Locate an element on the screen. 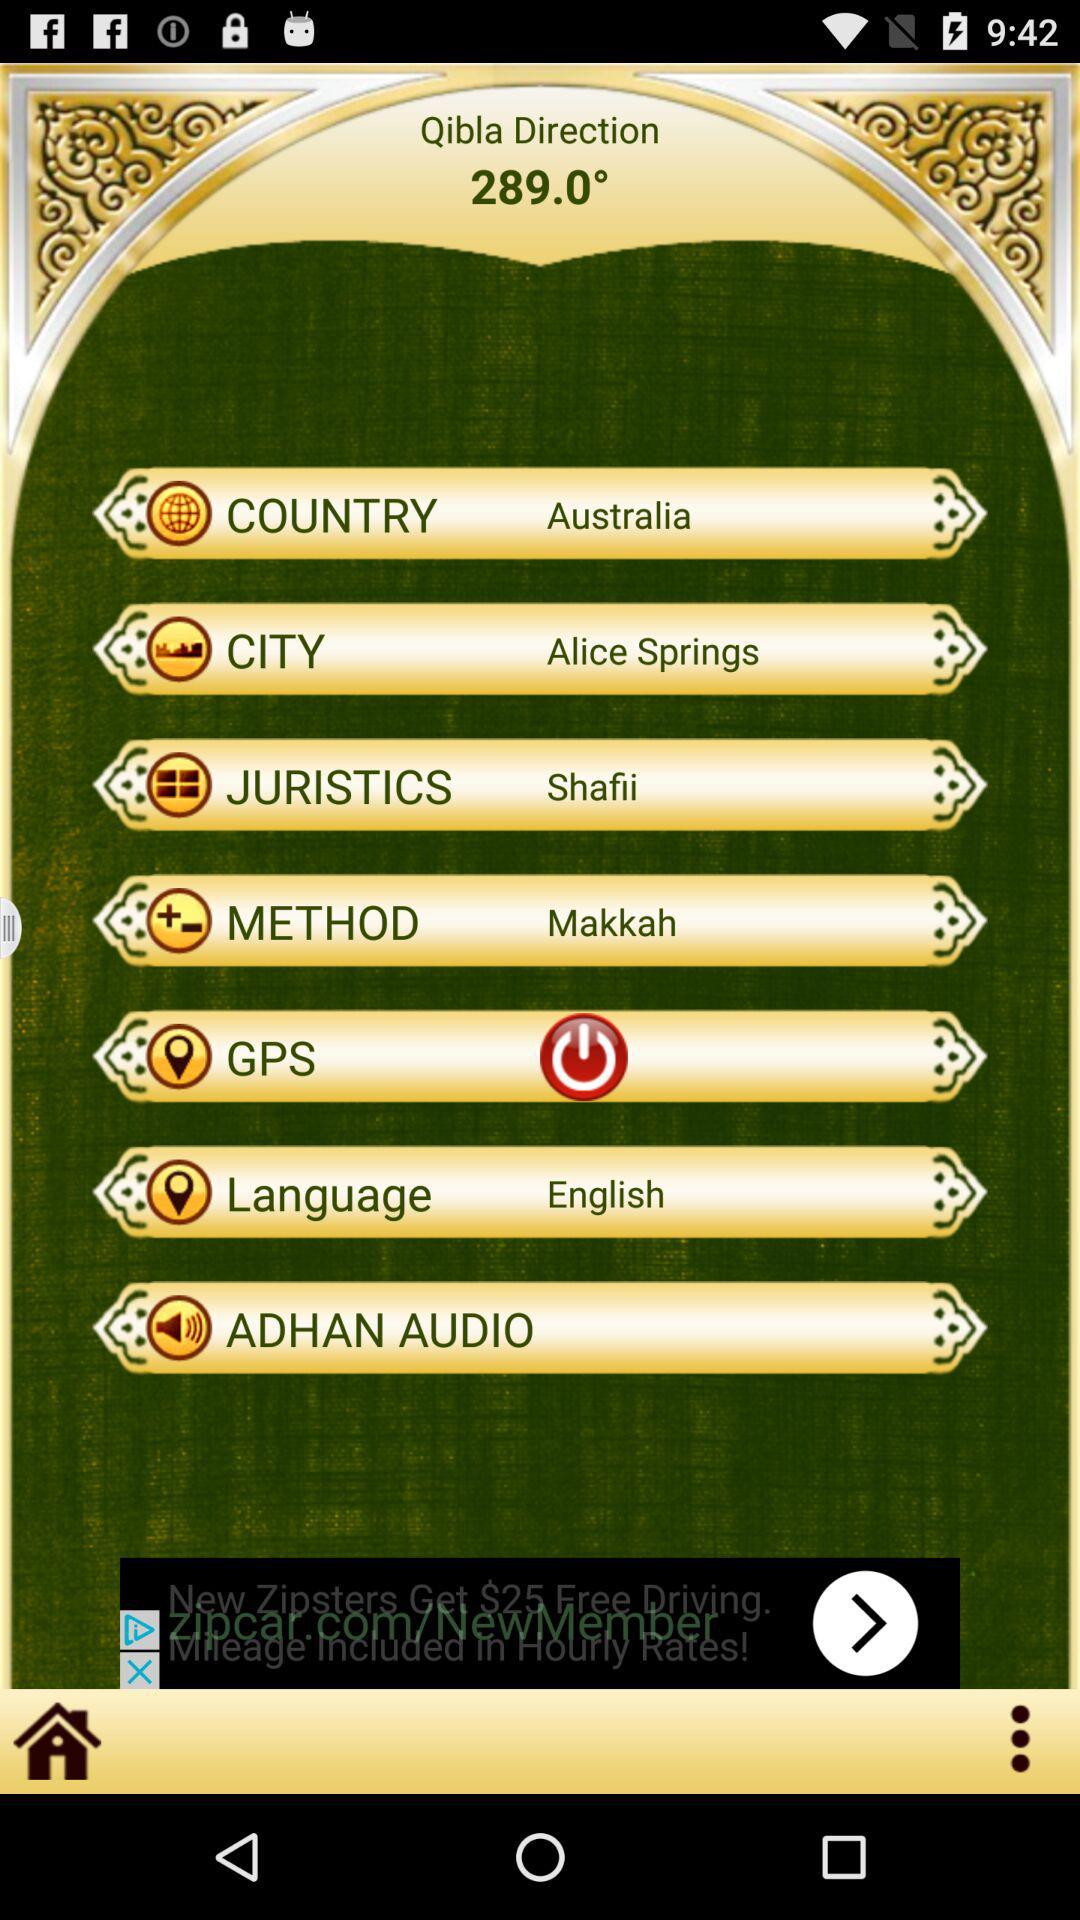 Image resolution: width=1080 pixels, height=1920 pixels. the city alice springs is located at coordinates (540, 649).